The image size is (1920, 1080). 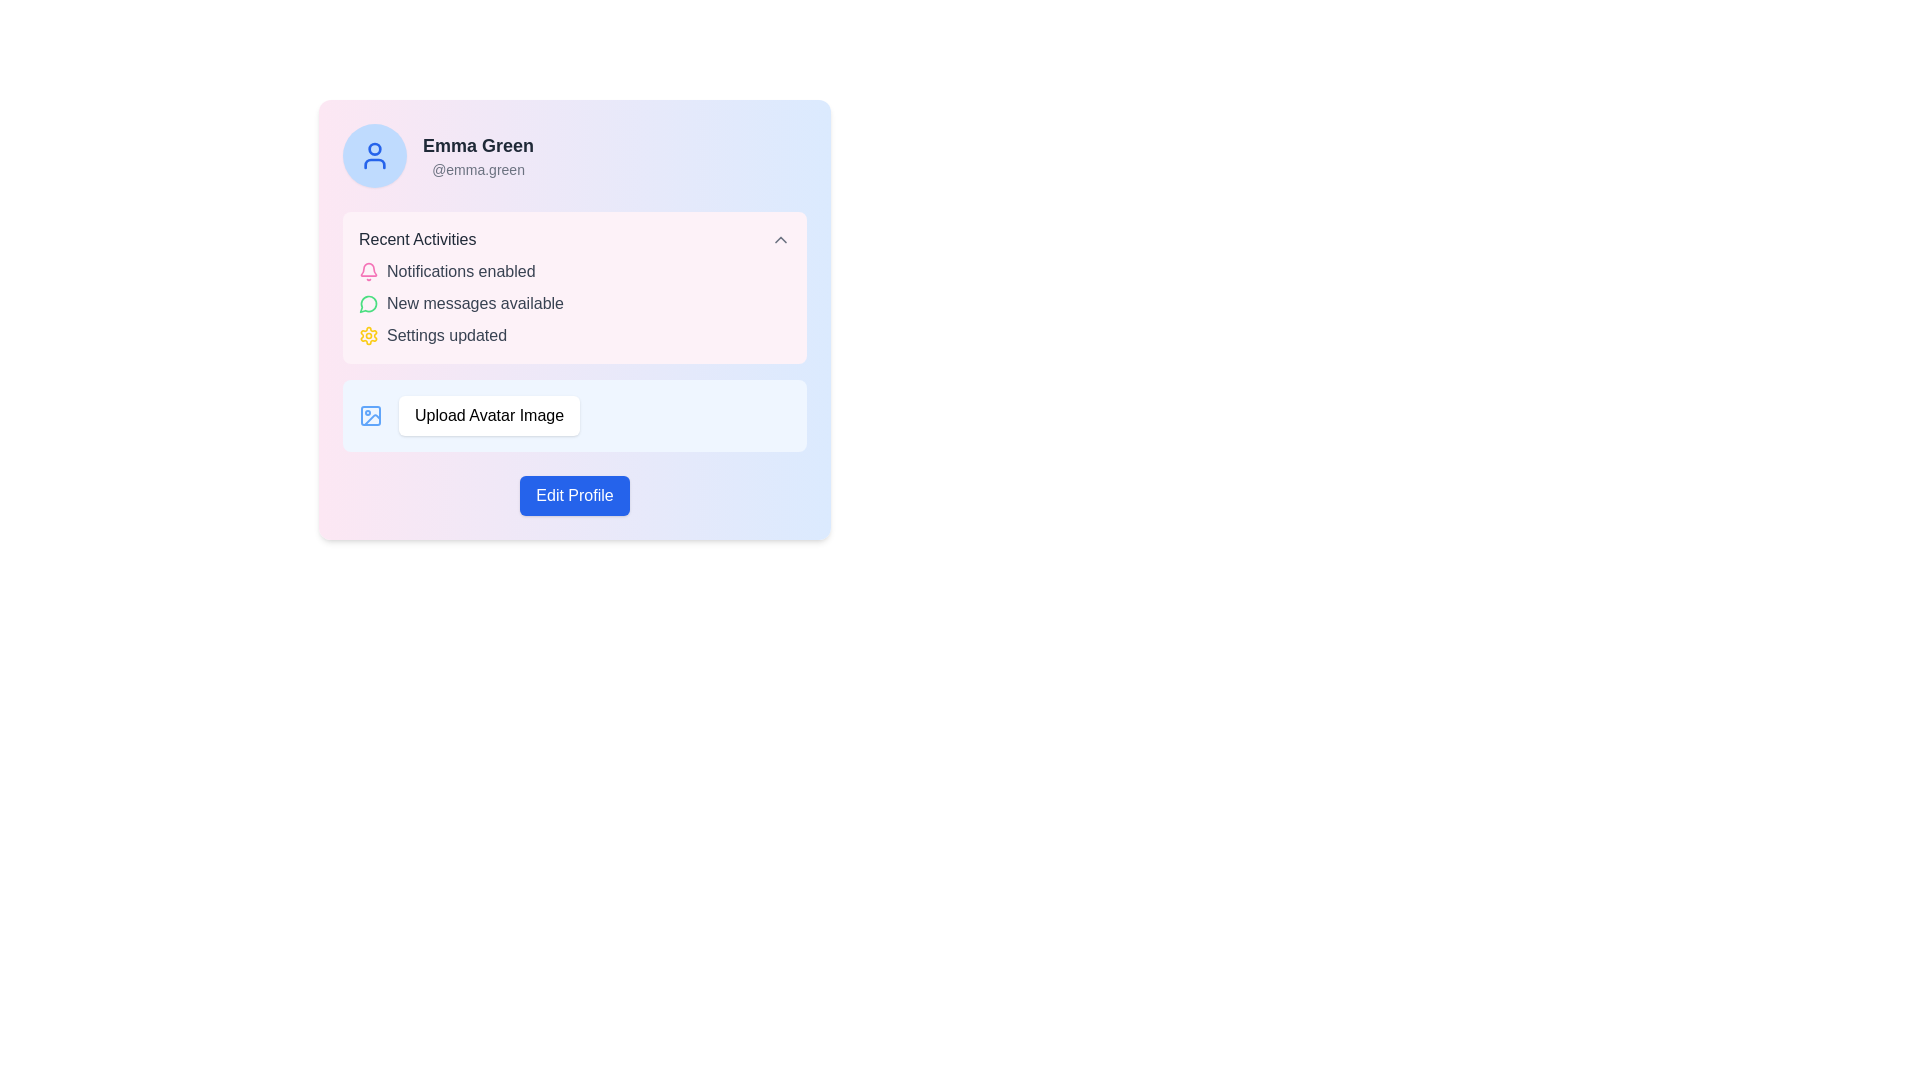 I want to click on the 'Edit Profile' button, which has a blue background and white text, located at the bottom of the user information card, so click(x=574, y=495).